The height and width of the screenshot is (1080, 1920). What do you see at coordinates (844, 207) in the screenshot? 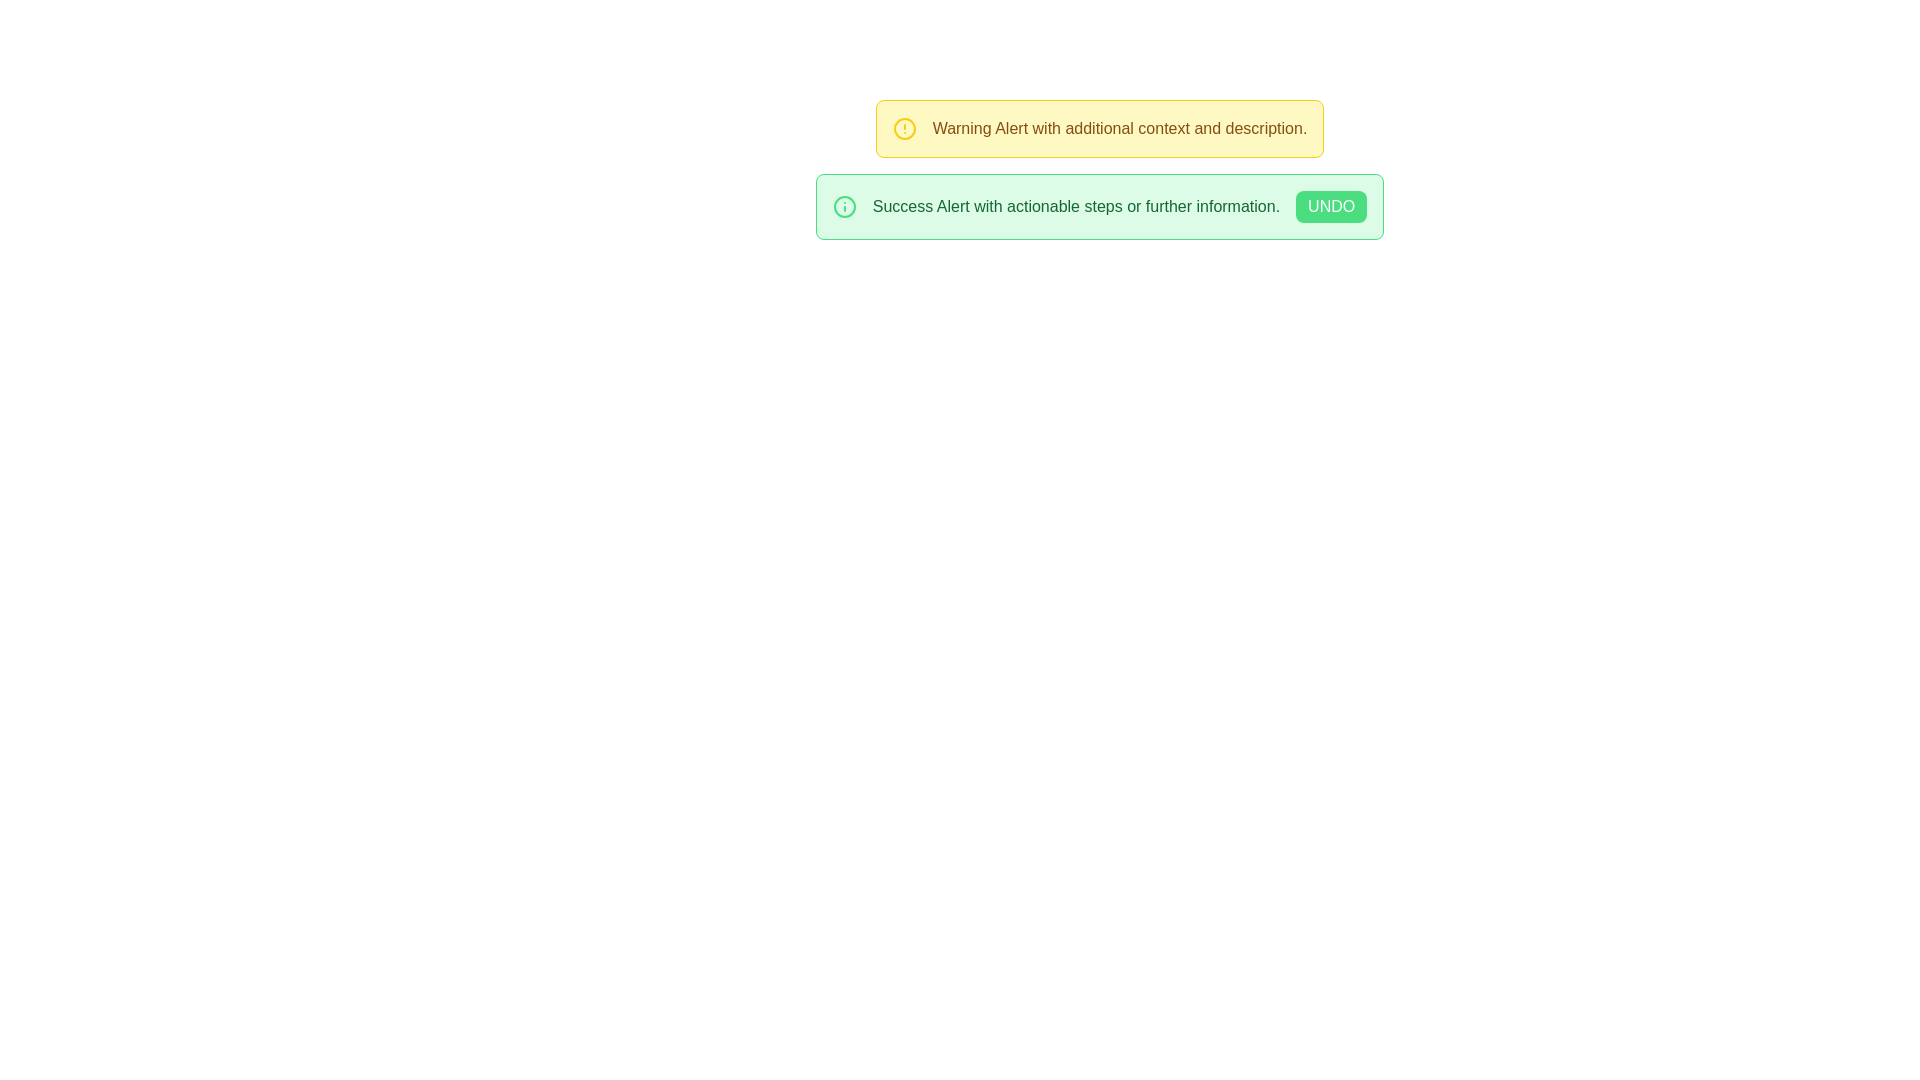
I see `the green circular icon with a white background containing a lowercase 'i' symbol, located in the success notification bar` at bounding box center [844, 207].